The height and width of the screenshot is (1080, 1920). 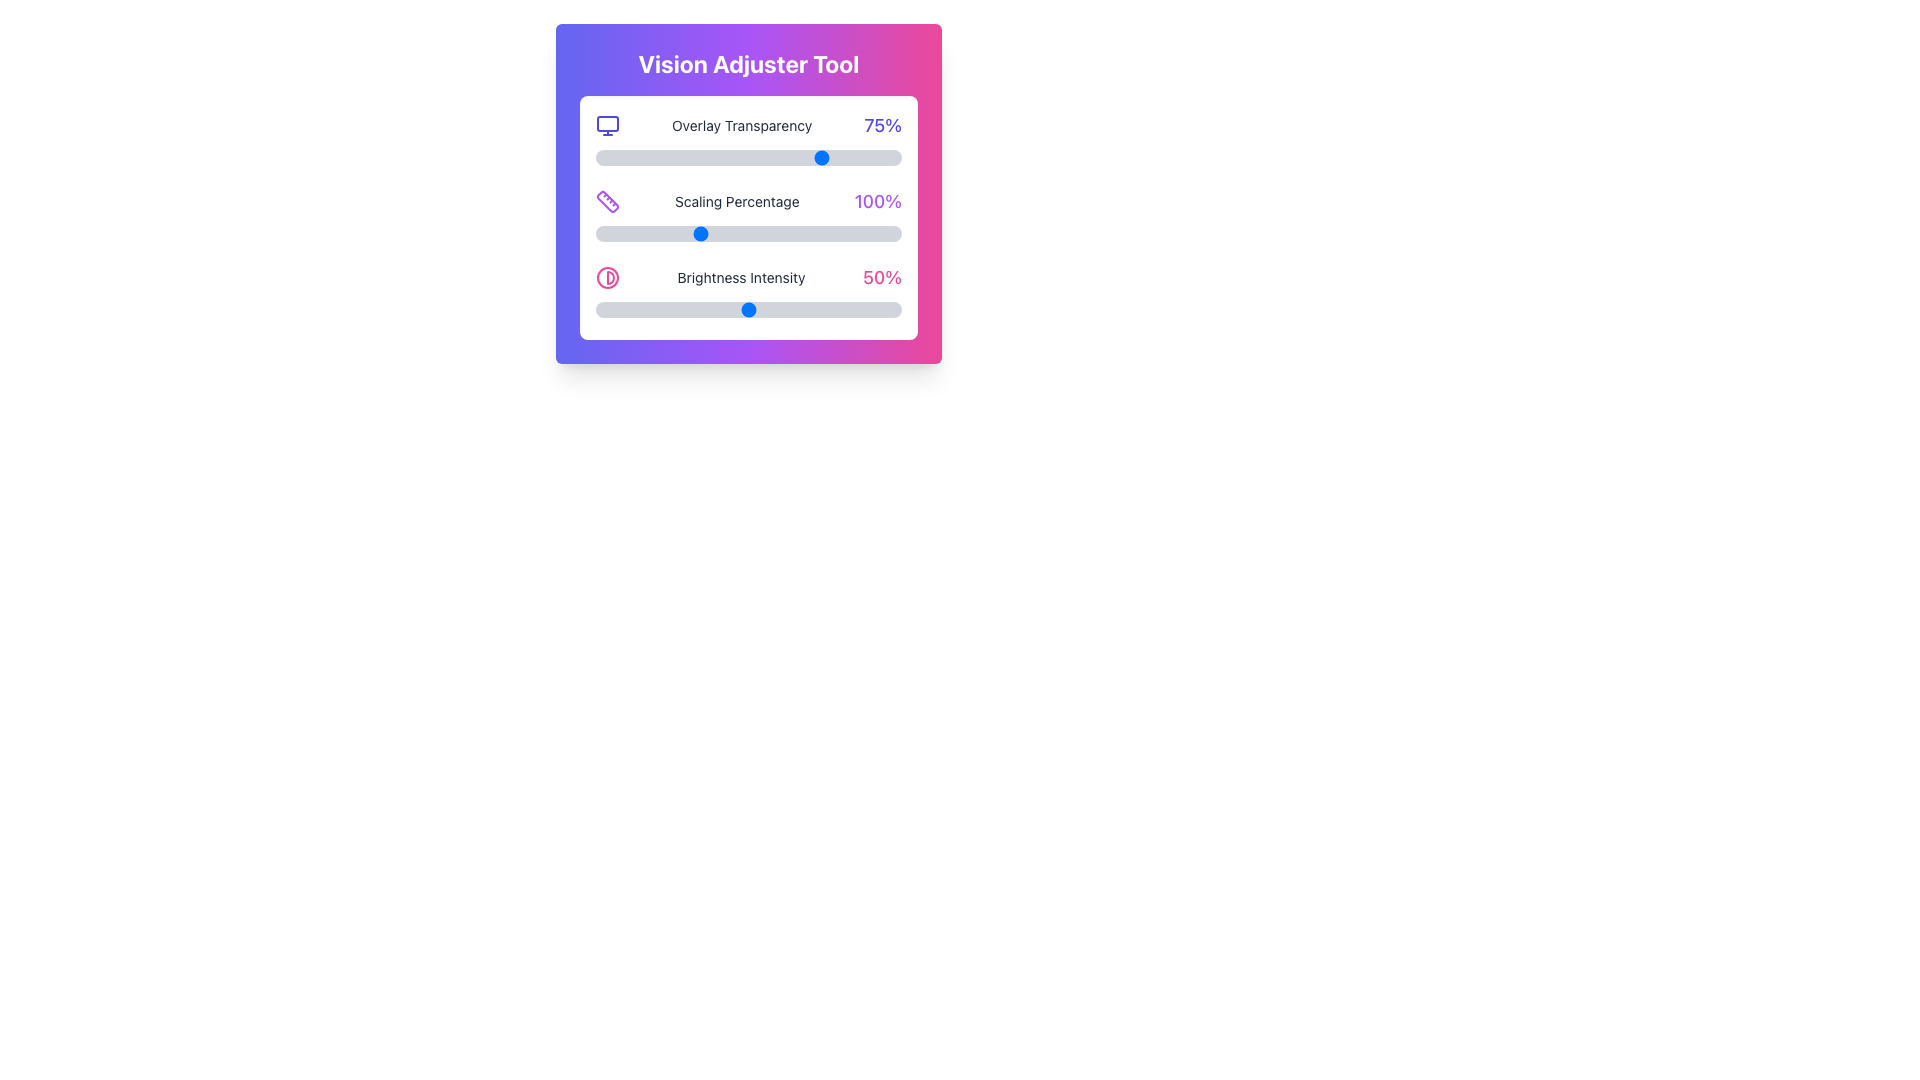 What do you see at coordinates (607, 126) in the screenshot?
I see `the icon representing 'Overlay Transparency', which is located to the left of the text 'Overlay Transparency' and is the first noticeable element in the row` at bounding box center [607, 126].